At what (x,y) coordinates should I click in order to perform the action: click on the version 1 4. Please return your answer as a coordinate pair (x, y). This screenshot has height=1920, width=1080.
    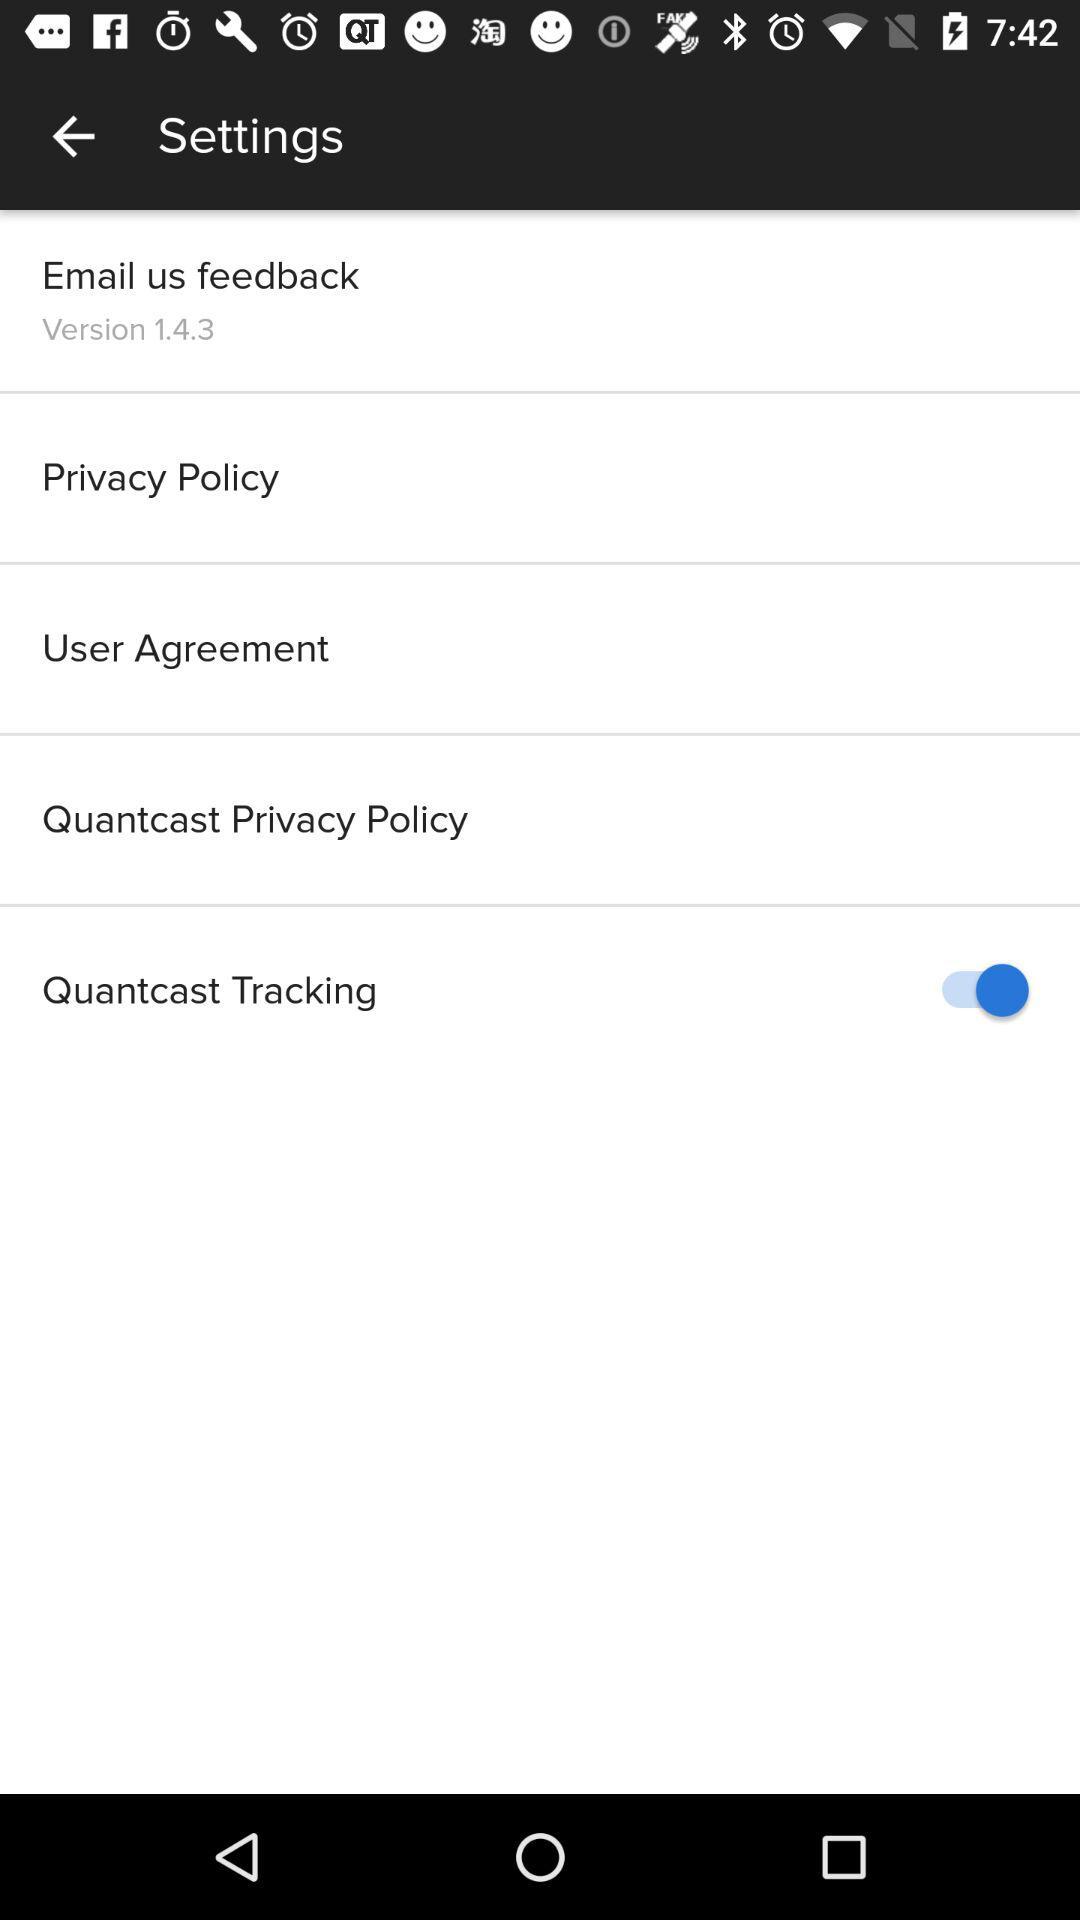
    Looking at the image, I should click on (128, 329).